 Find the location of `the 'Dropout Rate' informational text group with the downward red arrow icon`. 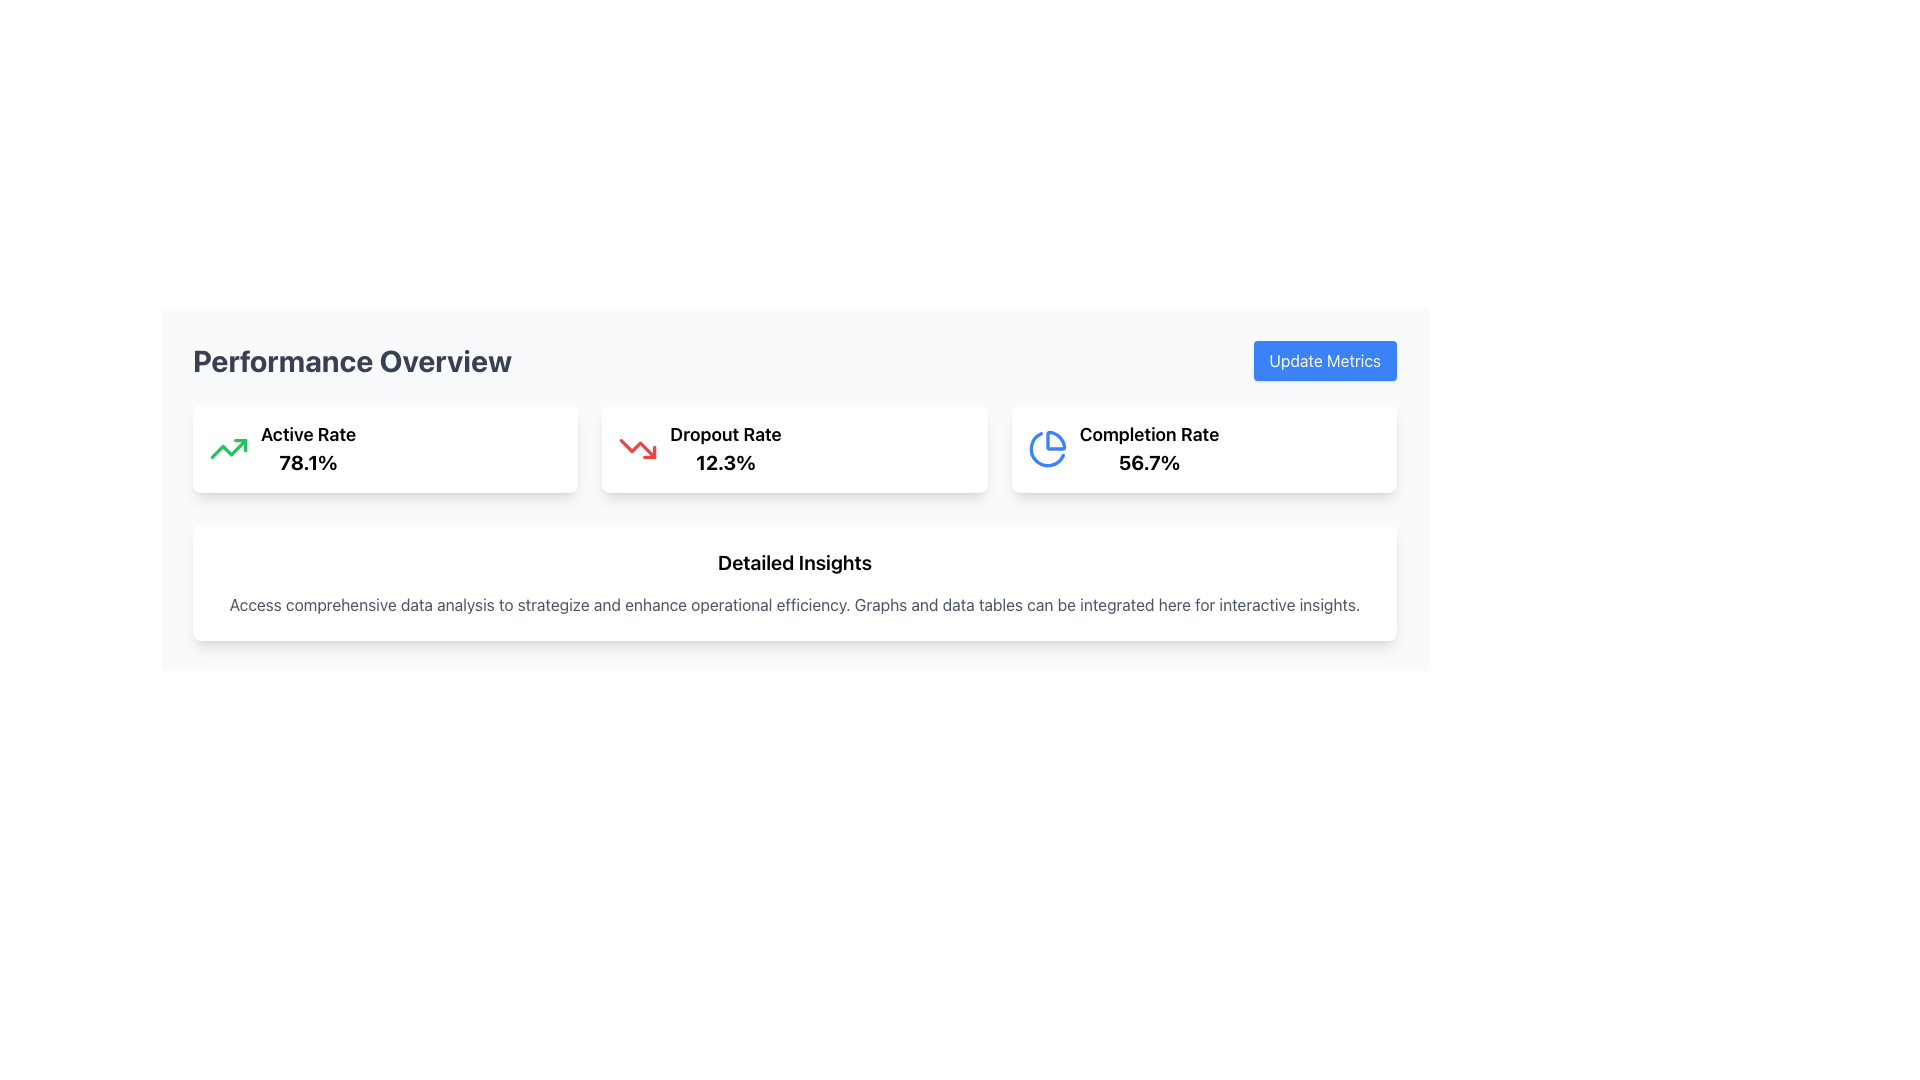

the 'Dropout Rate' informational text group with the downward red arrow icon is located at coordinates (700, 447).